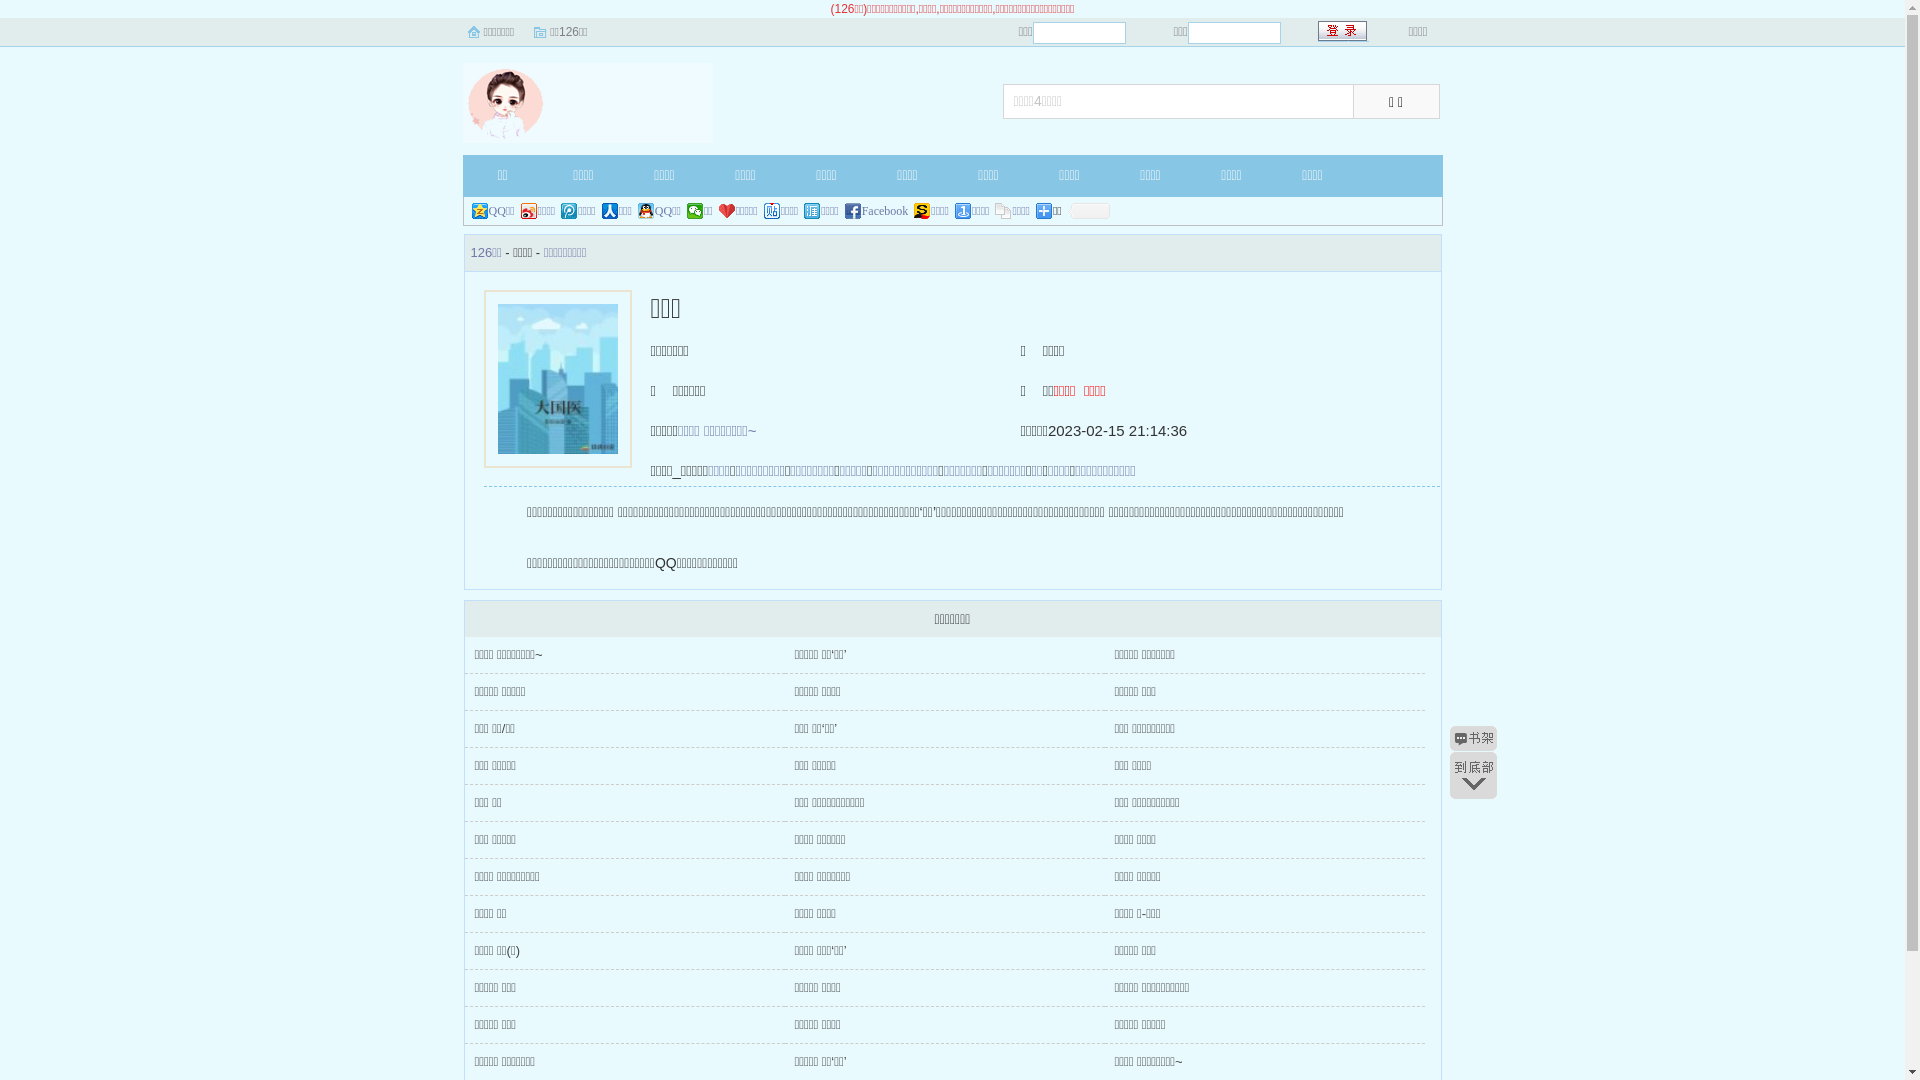 This screenshot has height=1080, width=1920. Describe the element at coordinates (877, 211) in the screenshot. I see `'Facebook'` at that location.